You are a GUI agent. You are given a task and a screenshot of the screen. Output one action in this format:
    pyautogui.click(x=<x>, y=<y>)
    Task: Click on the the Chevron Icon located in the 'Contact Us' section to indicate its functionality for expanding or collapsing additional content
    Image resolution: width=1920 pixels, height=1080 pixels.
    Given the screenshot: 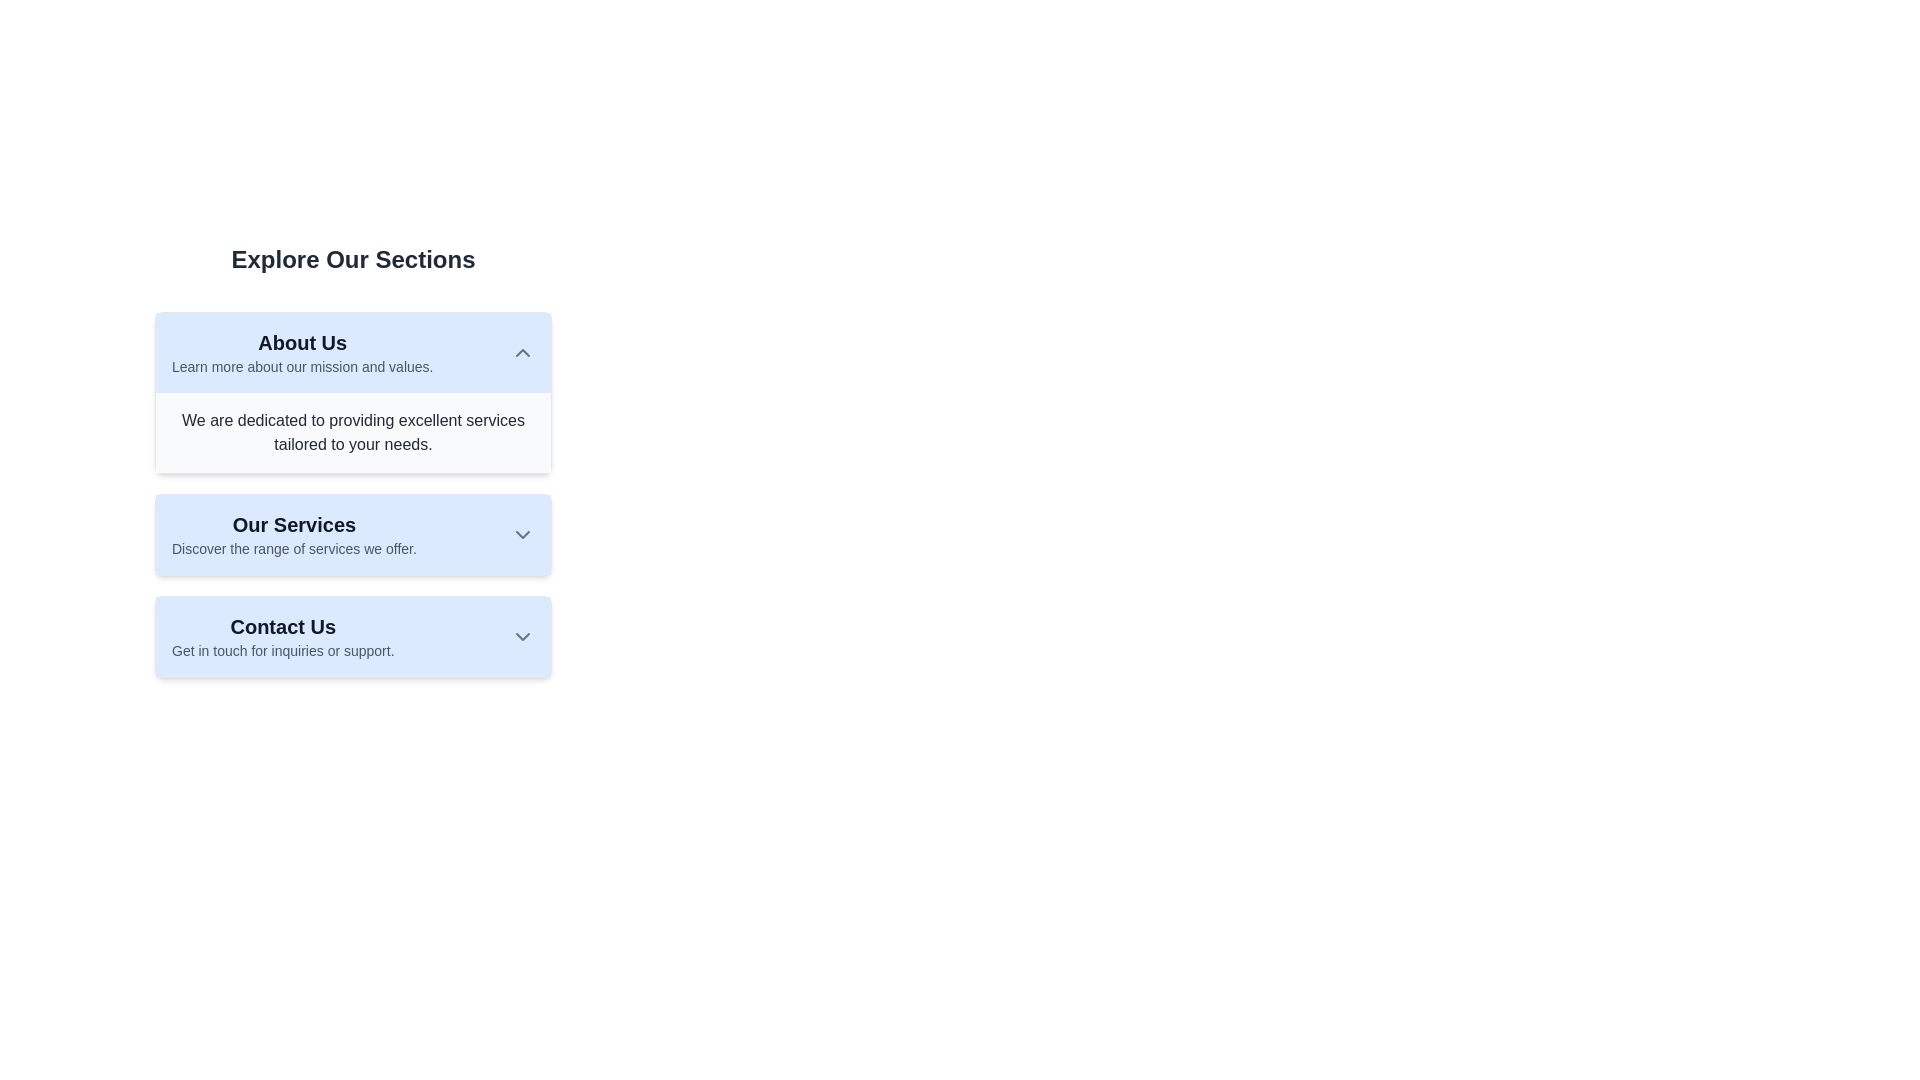 What is the action you would take?
    pyautogui.click(x=523, y=636)
    